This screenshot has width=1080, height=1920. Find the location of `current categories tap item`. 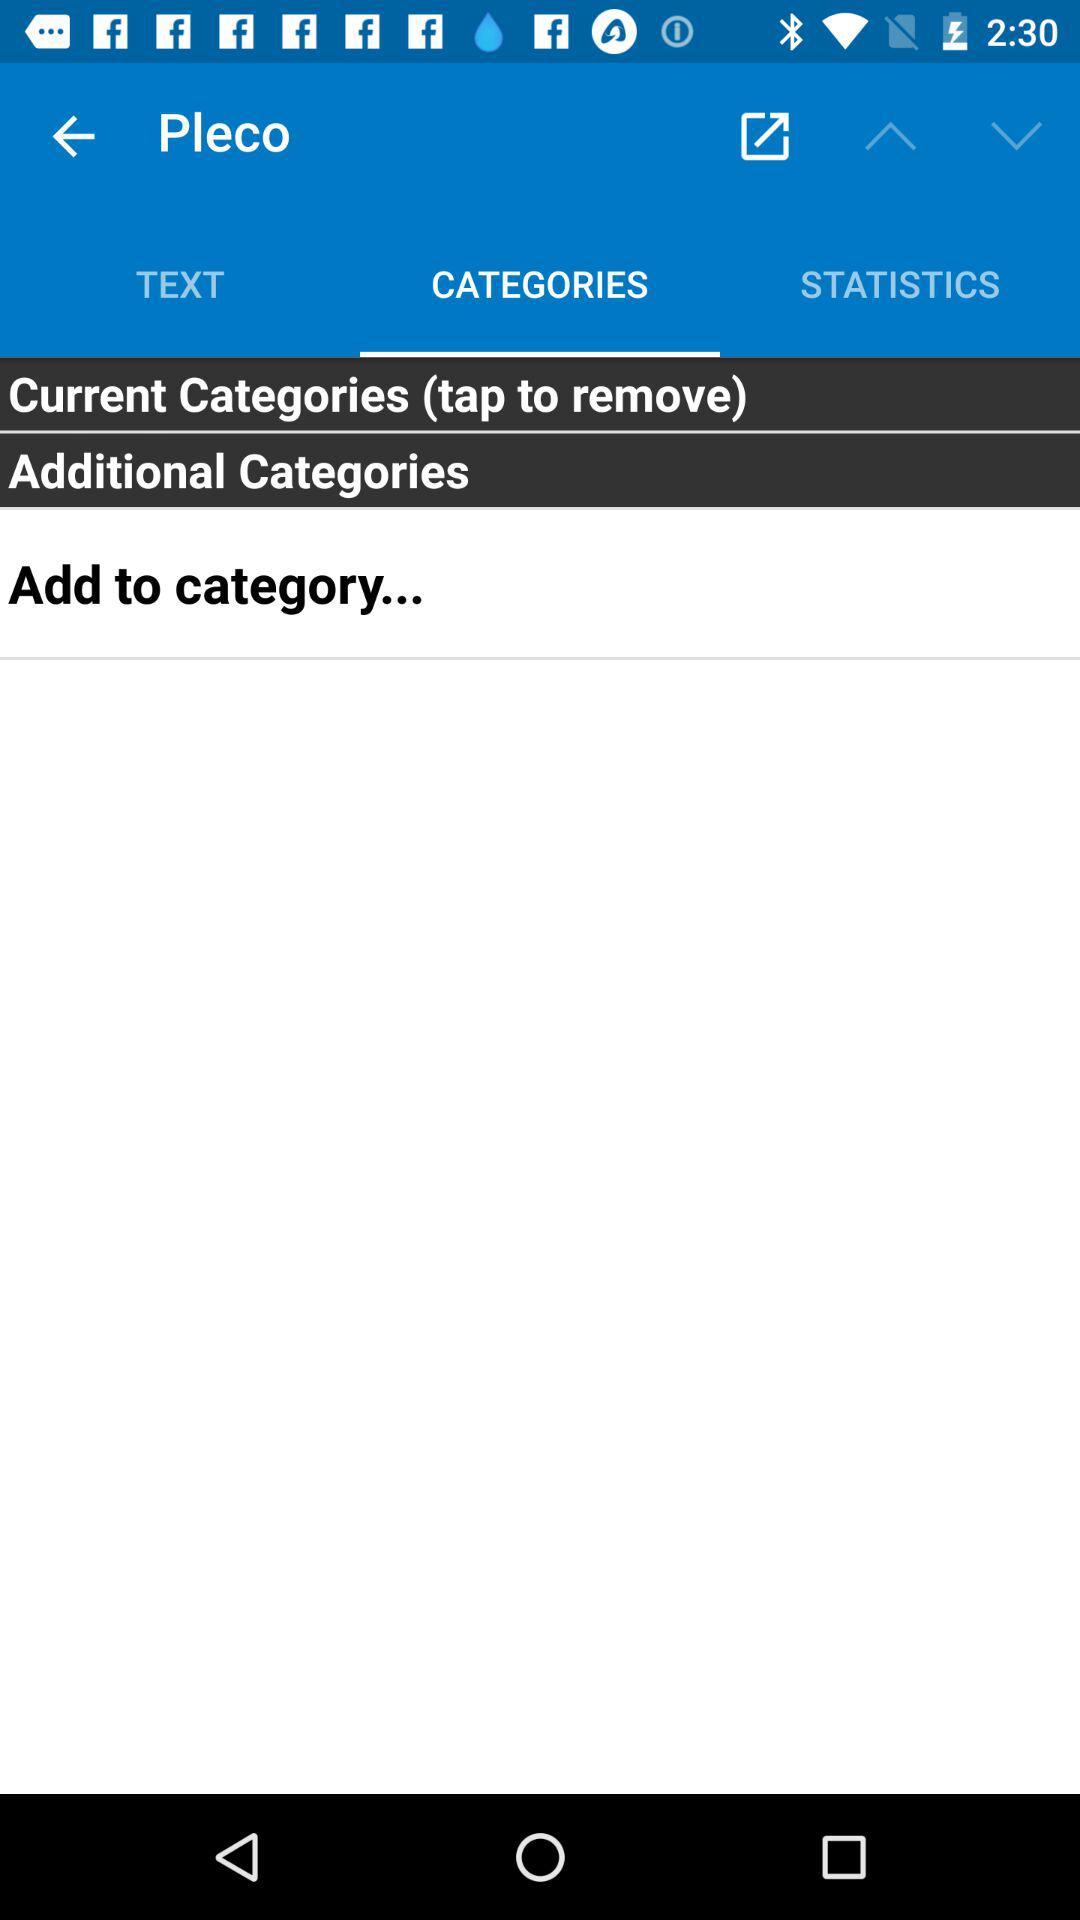

current categories tap item is located at coordinates (540, 393).